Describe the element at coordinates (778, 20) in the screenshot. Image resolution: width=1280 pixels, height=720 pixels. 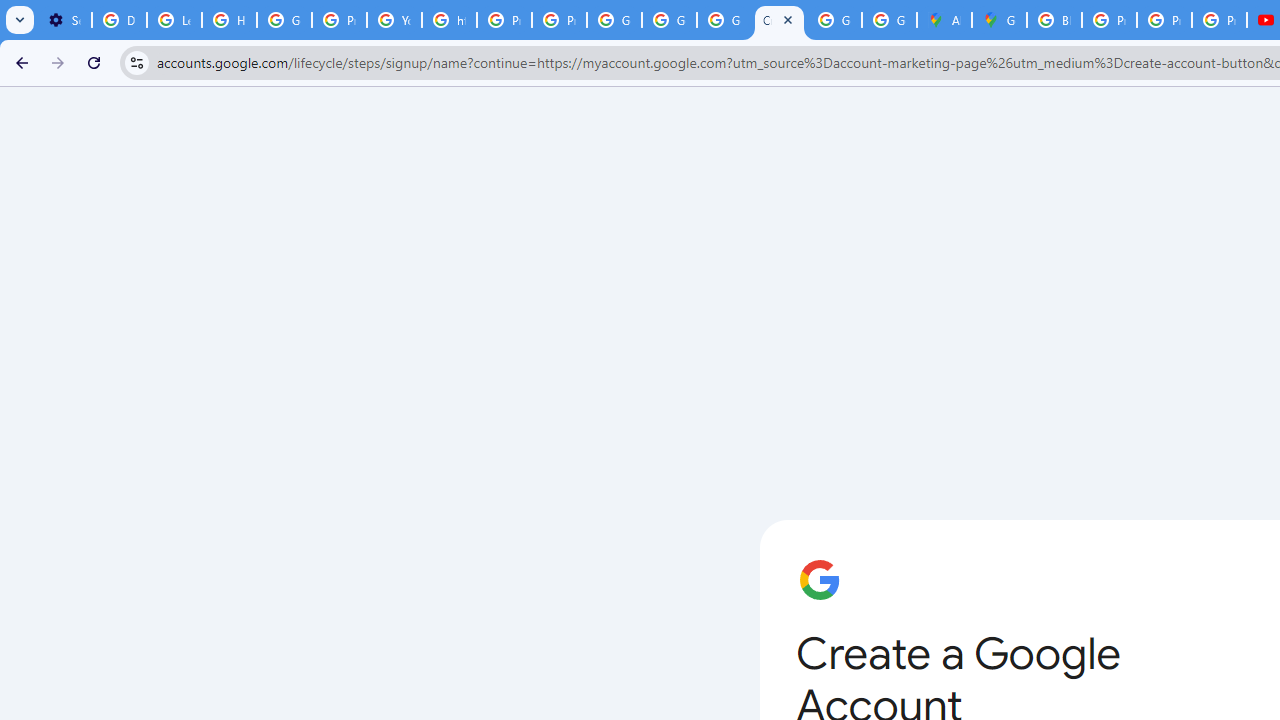
I see `'Create your Google Account'` at that location.